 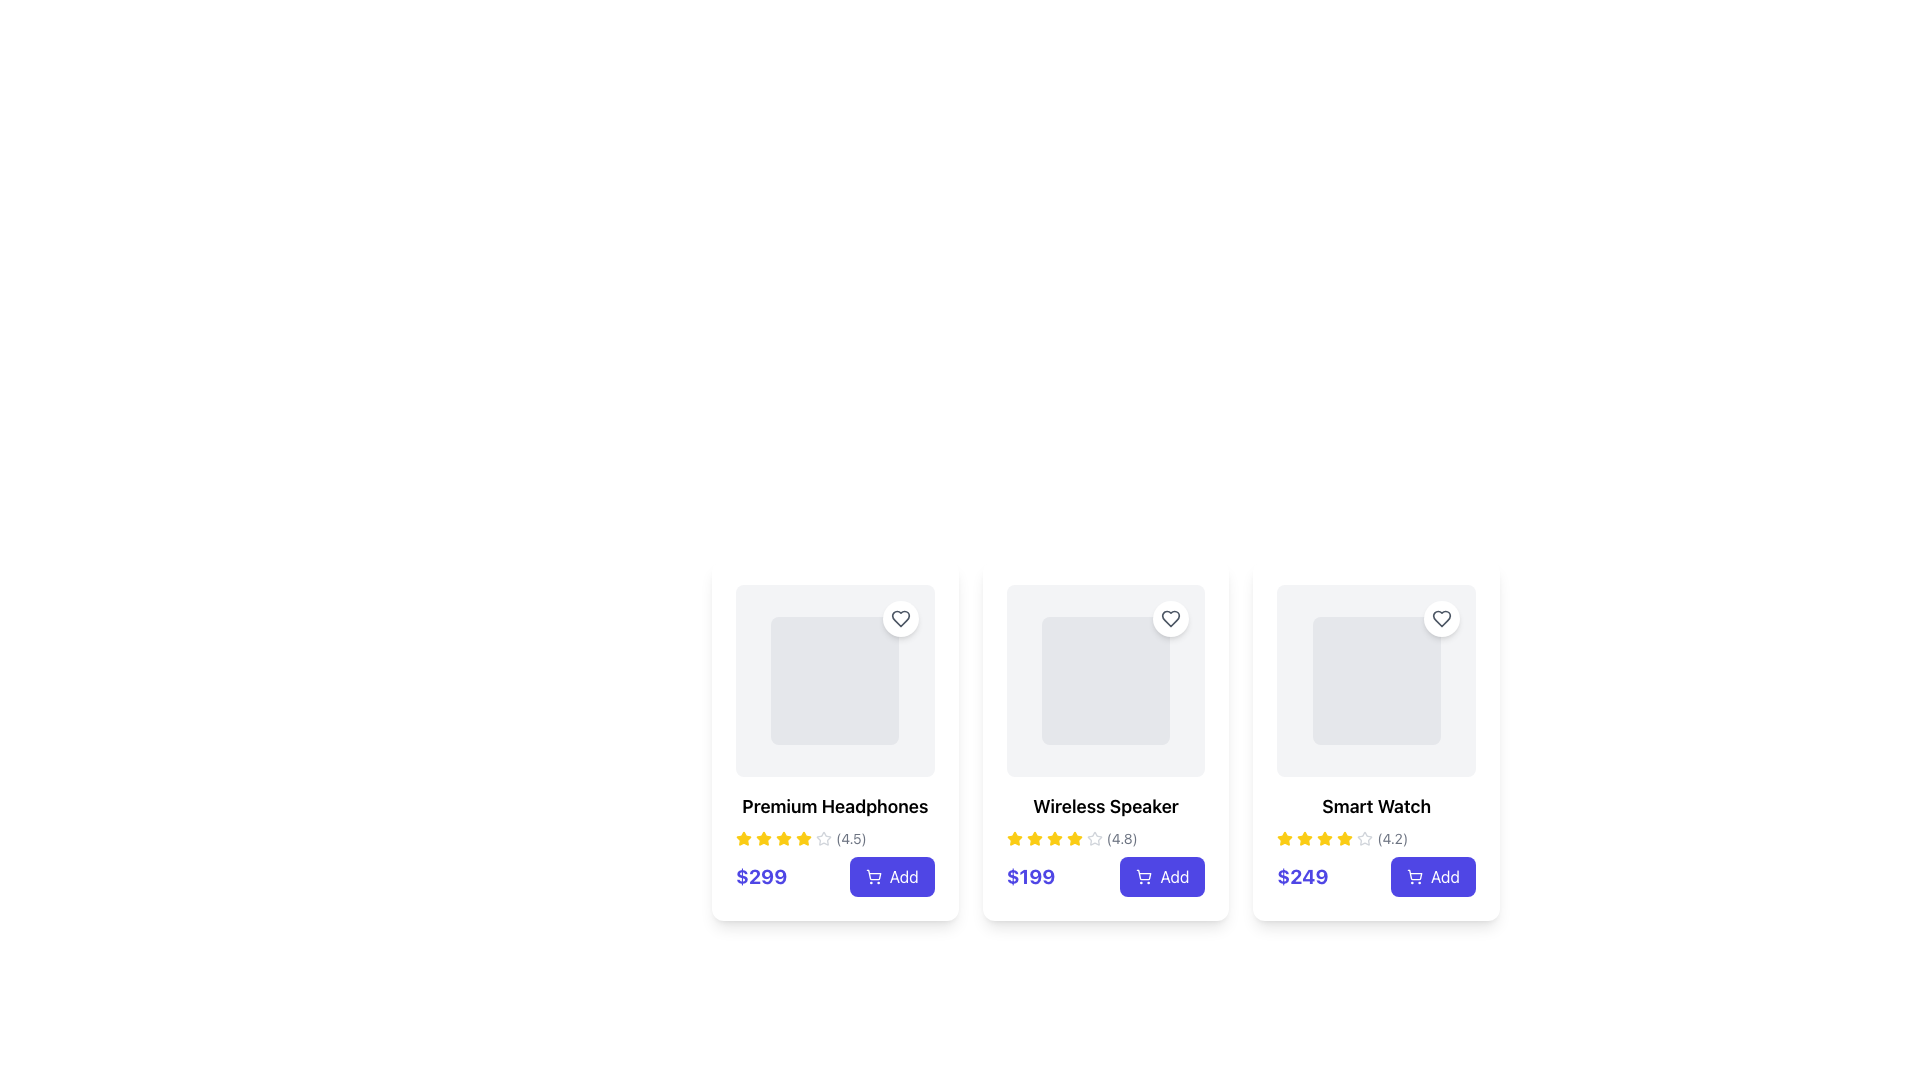 What do you see at coordinates (1104, 875) in the screenshot?
I see `the 'Add to Cart' button located at the bottom of the 'Wireless Speaker' card, positioned in the second position from the left in a horizontal layout` at bounding box center [1104, 875].